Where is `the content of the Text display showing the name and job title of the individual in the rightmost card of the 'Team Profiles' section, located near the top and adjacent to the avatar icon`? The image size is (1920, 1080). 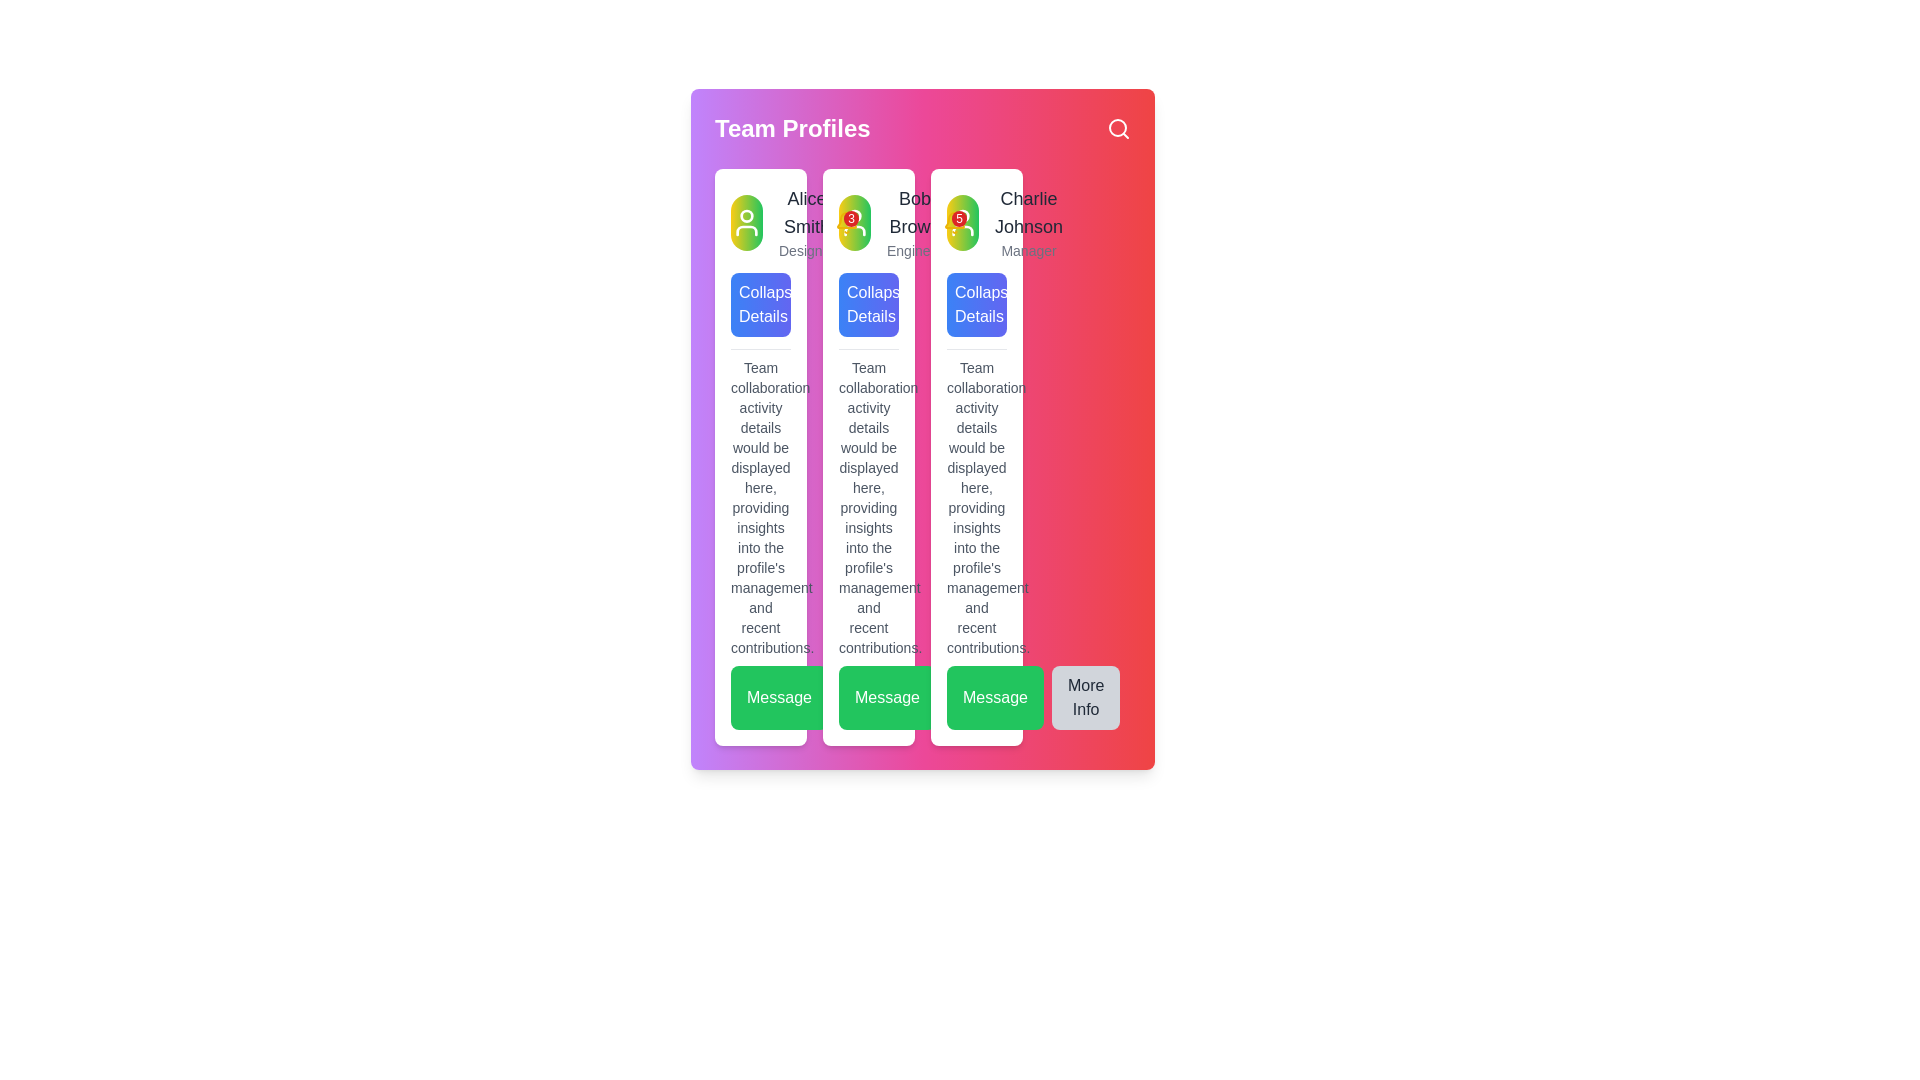
the content of the Text display showing the name and job title of the individual in the rightmost card of the 'Team Profiles' section, located near the top and adjacent to the avatar icon is located at coordinates (1028, 223).